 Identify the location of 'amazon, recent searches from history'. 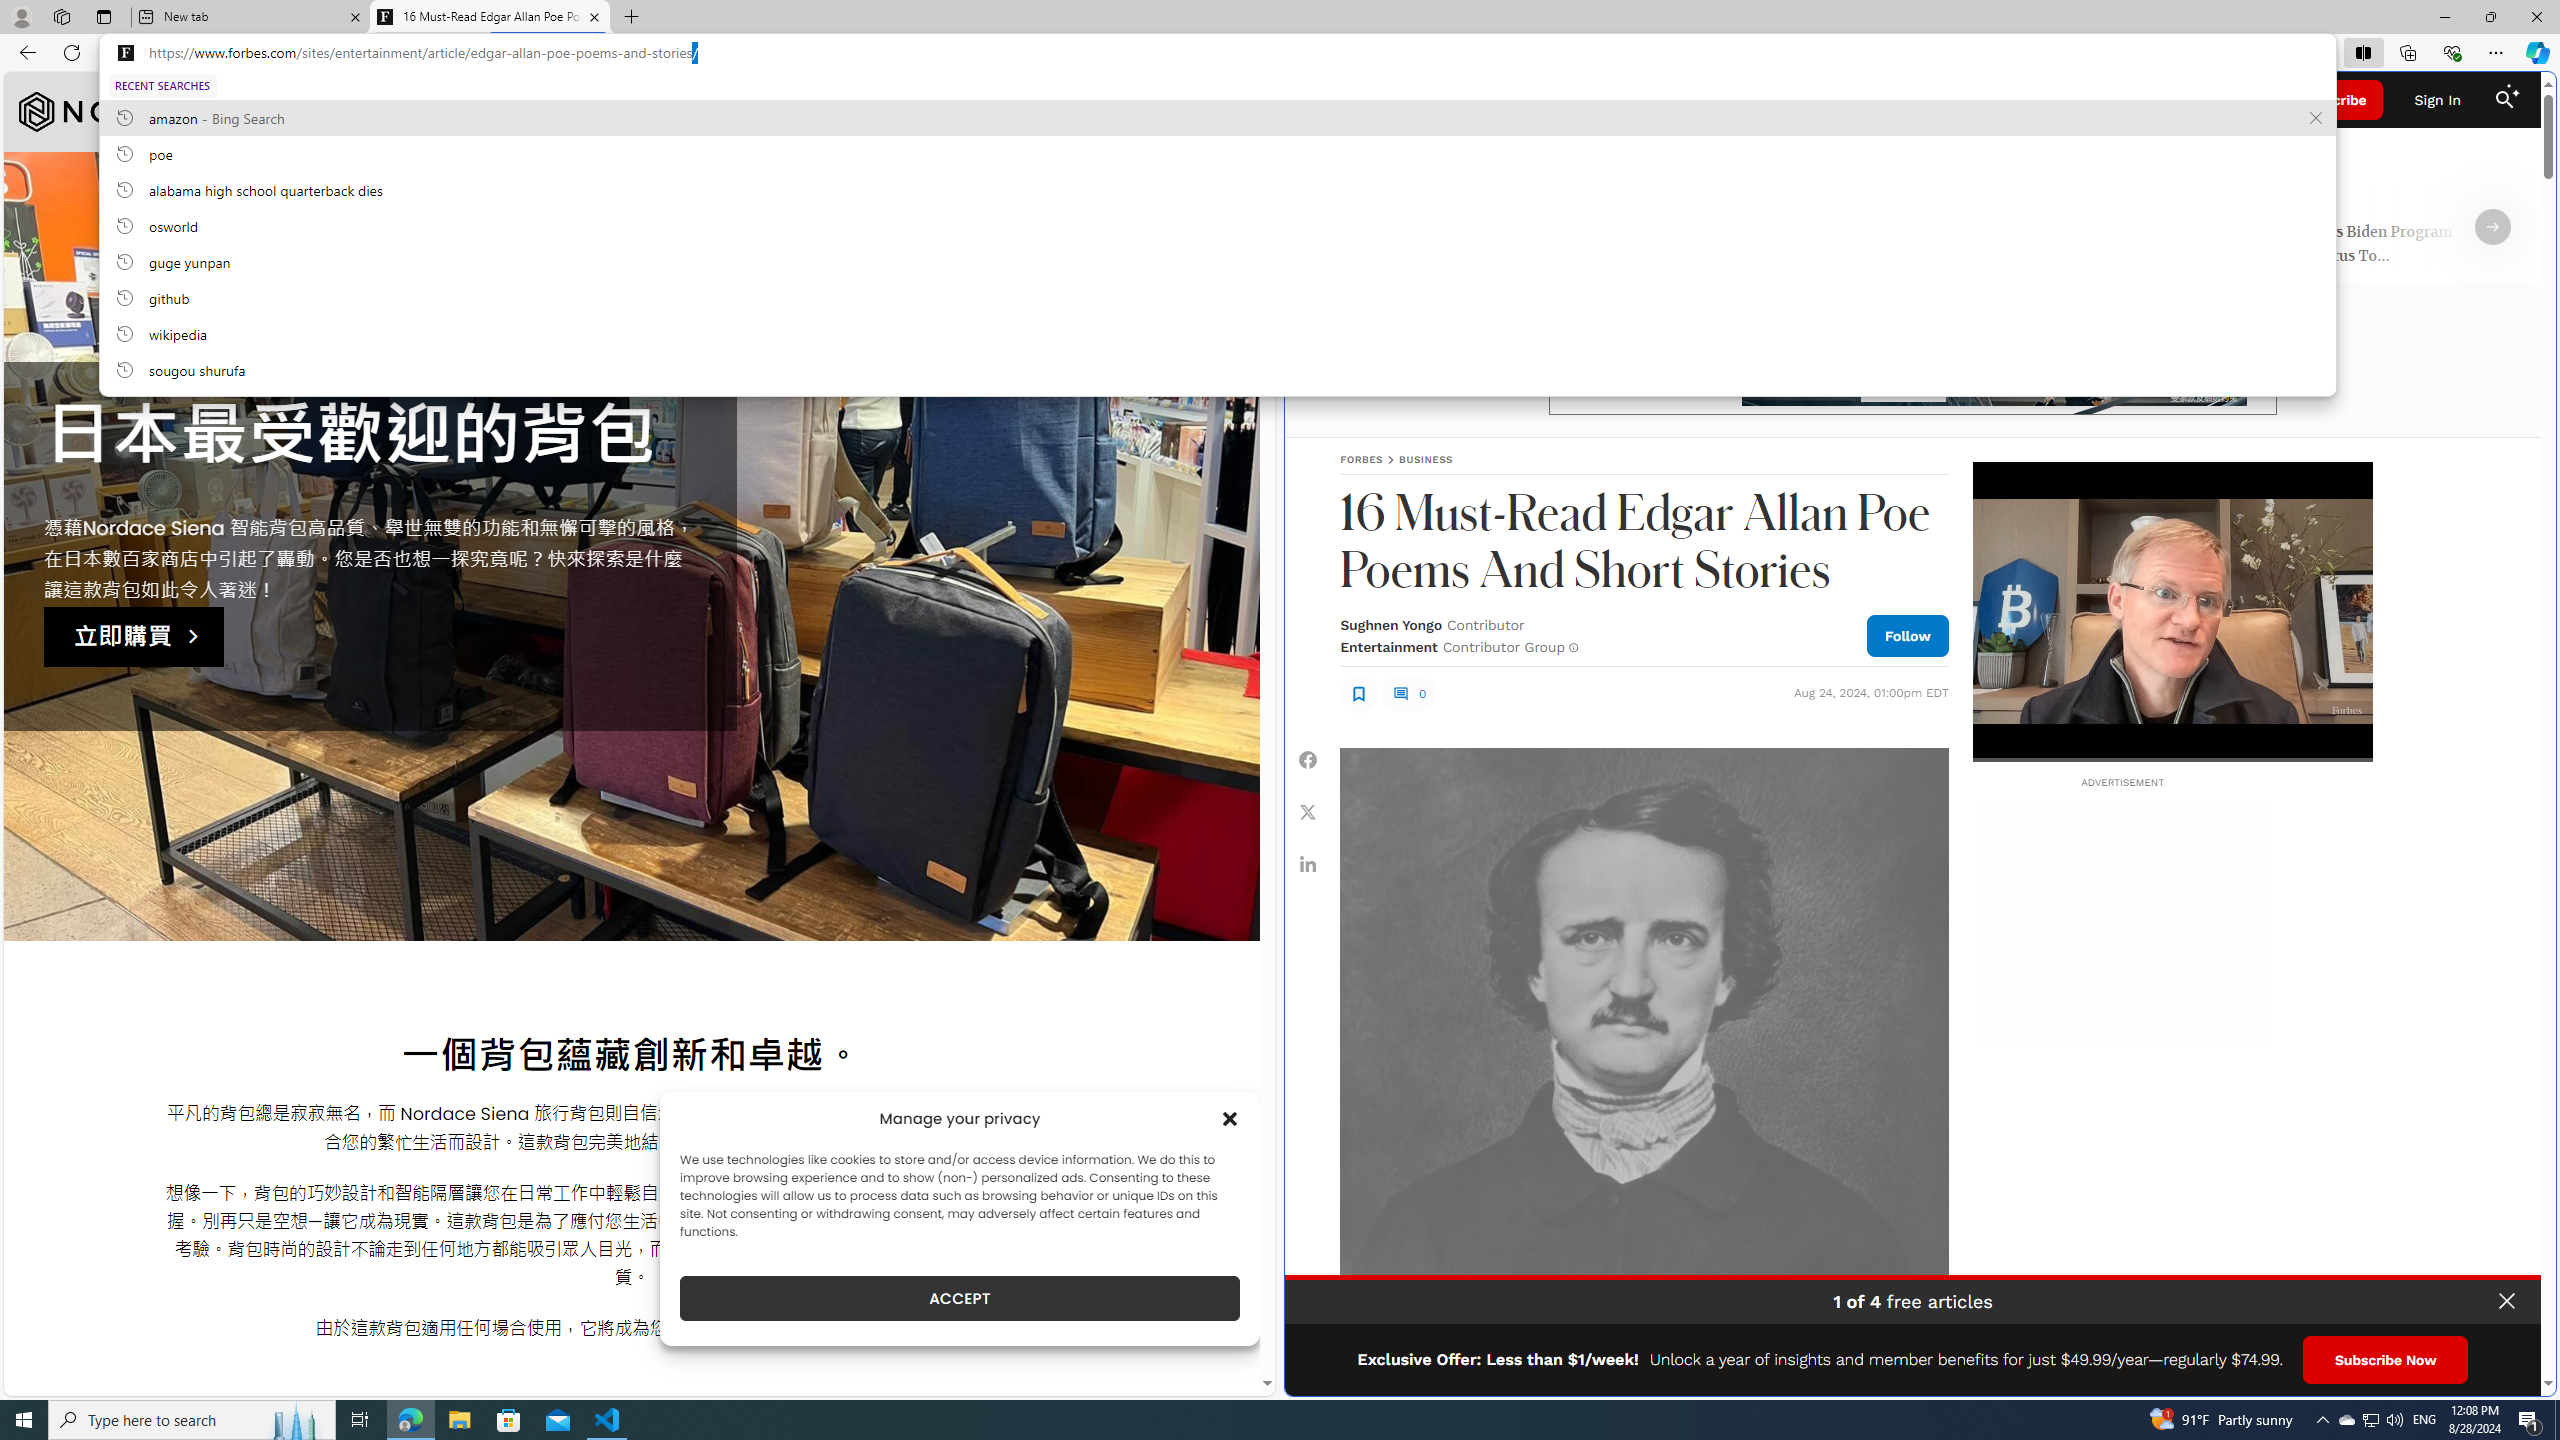
(1216, 116).